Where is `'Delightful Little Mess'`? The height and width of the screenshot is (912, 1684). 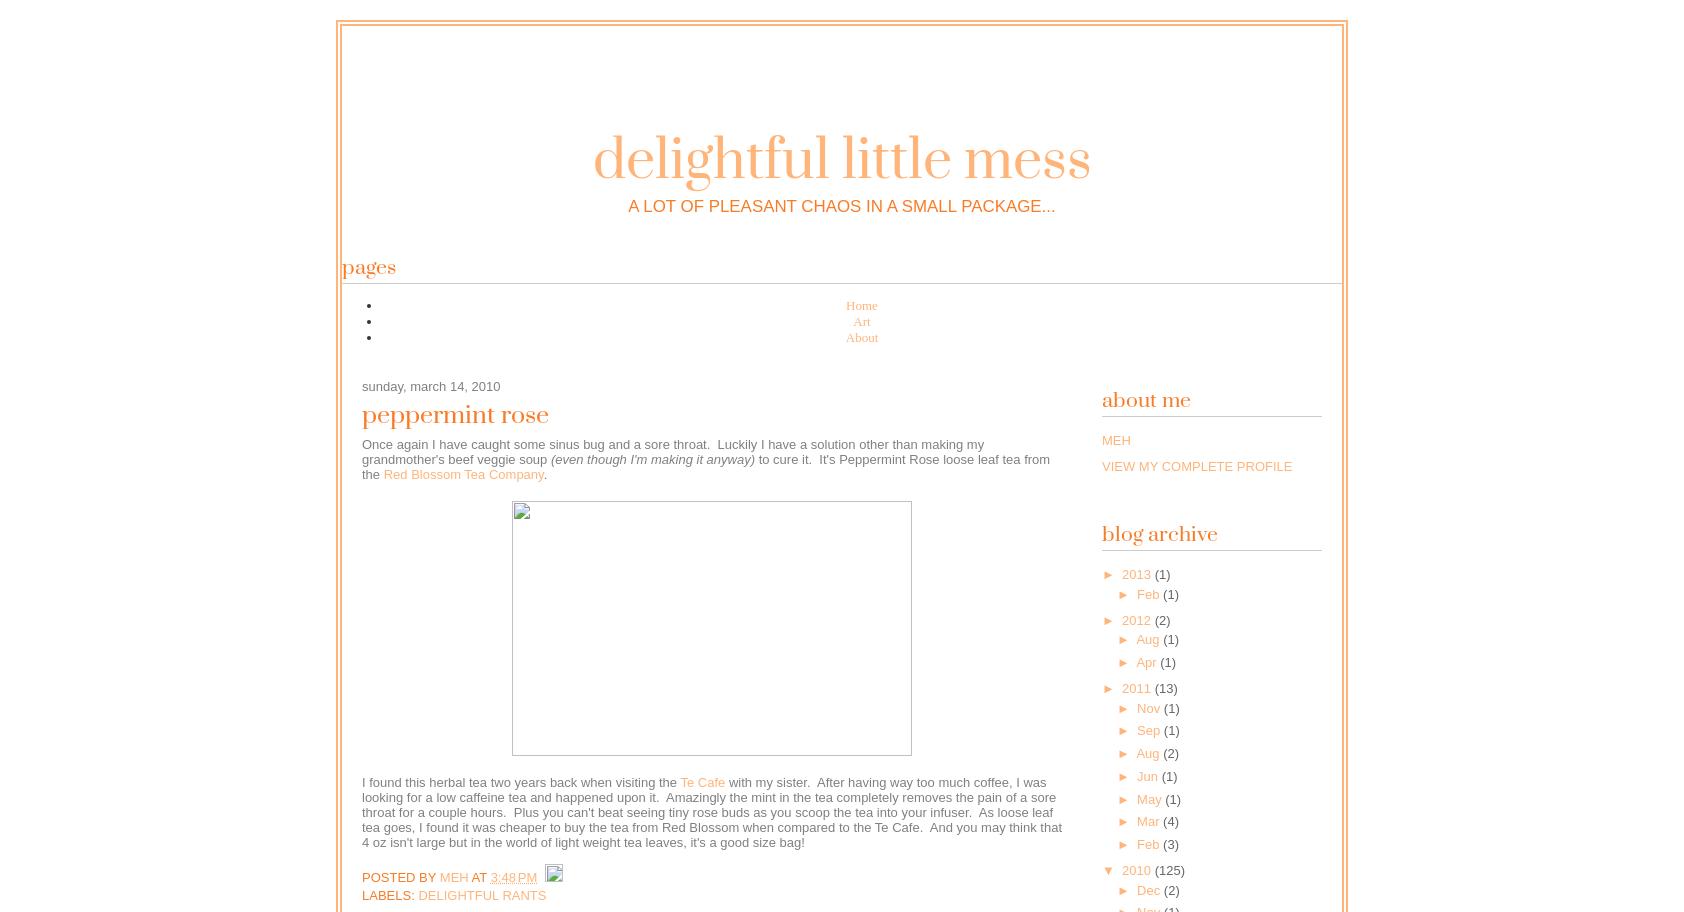
'Delightful Little Mess' is located at coordinates (841, 161).